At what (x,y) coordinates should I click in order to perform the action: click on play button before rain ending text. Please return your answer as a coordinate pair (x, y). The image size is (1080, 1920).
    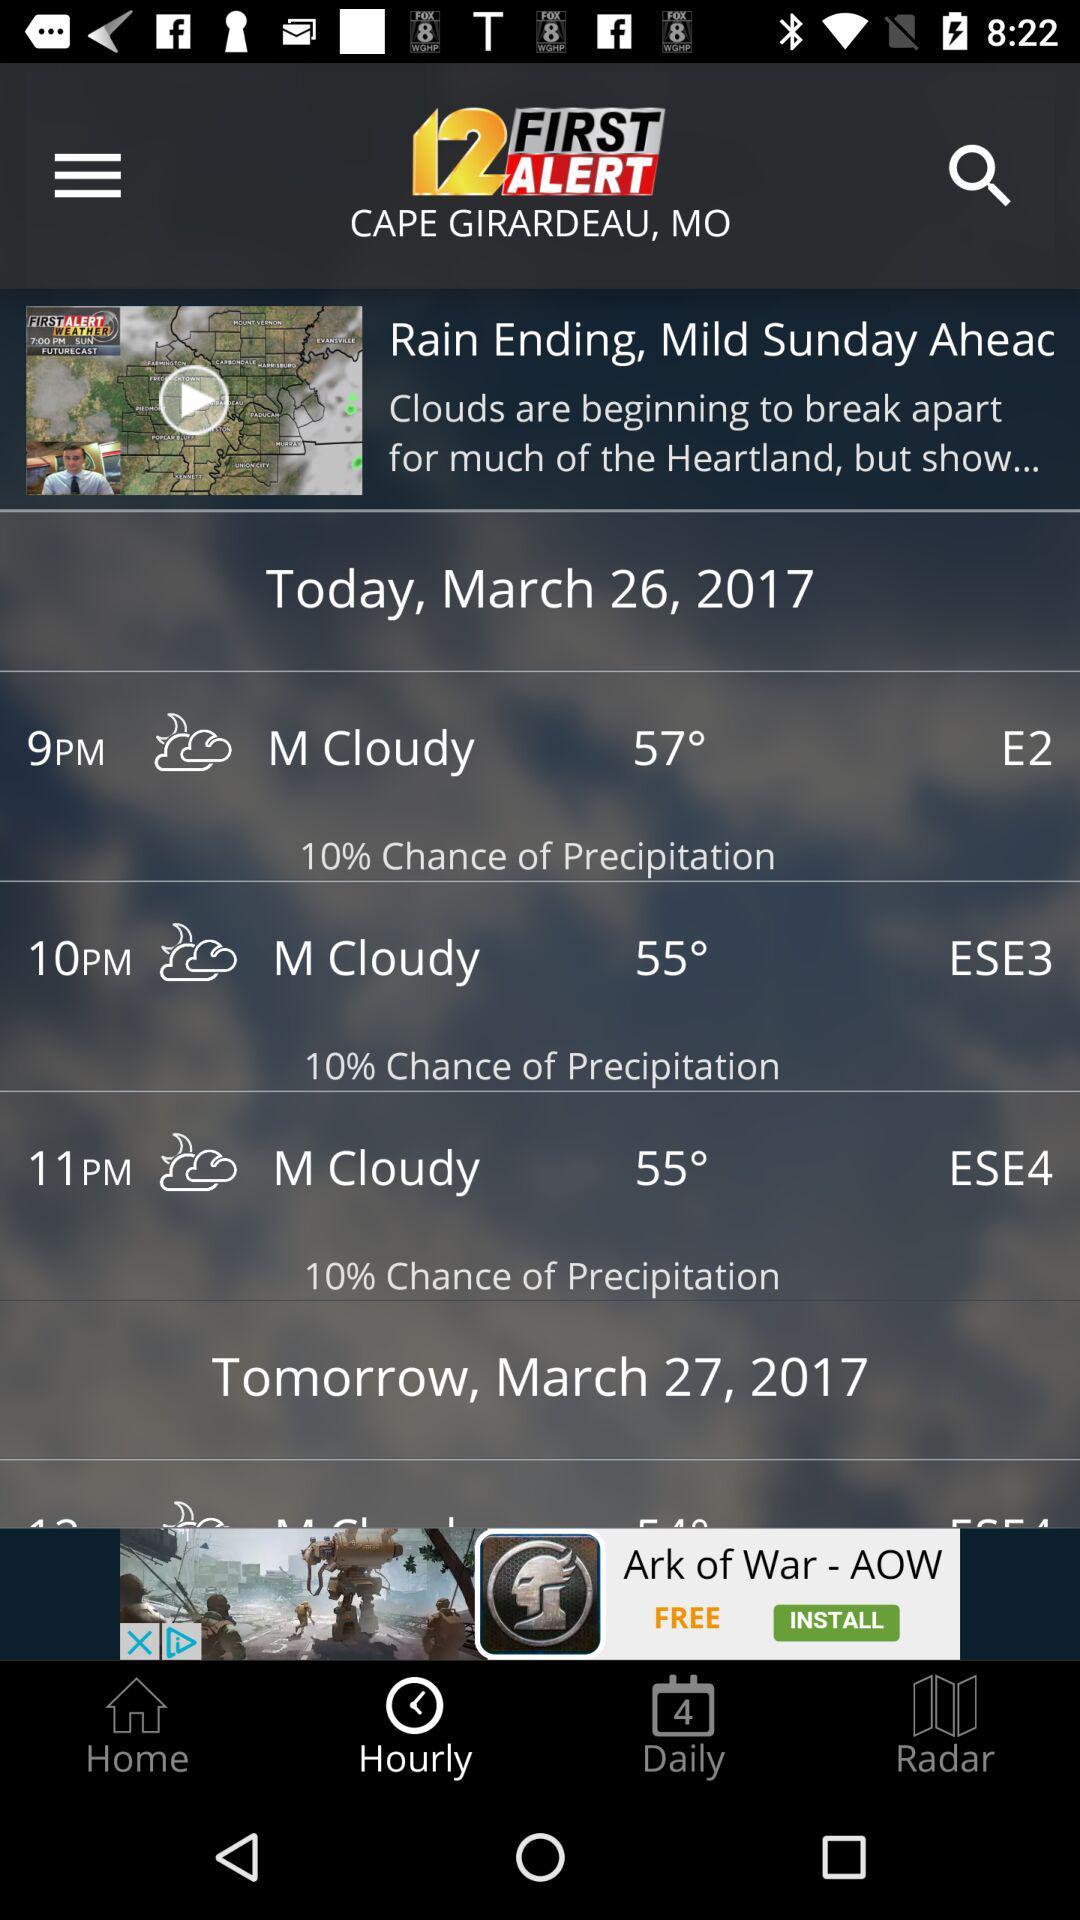
    Looking at the image, I should click on (193, 399).